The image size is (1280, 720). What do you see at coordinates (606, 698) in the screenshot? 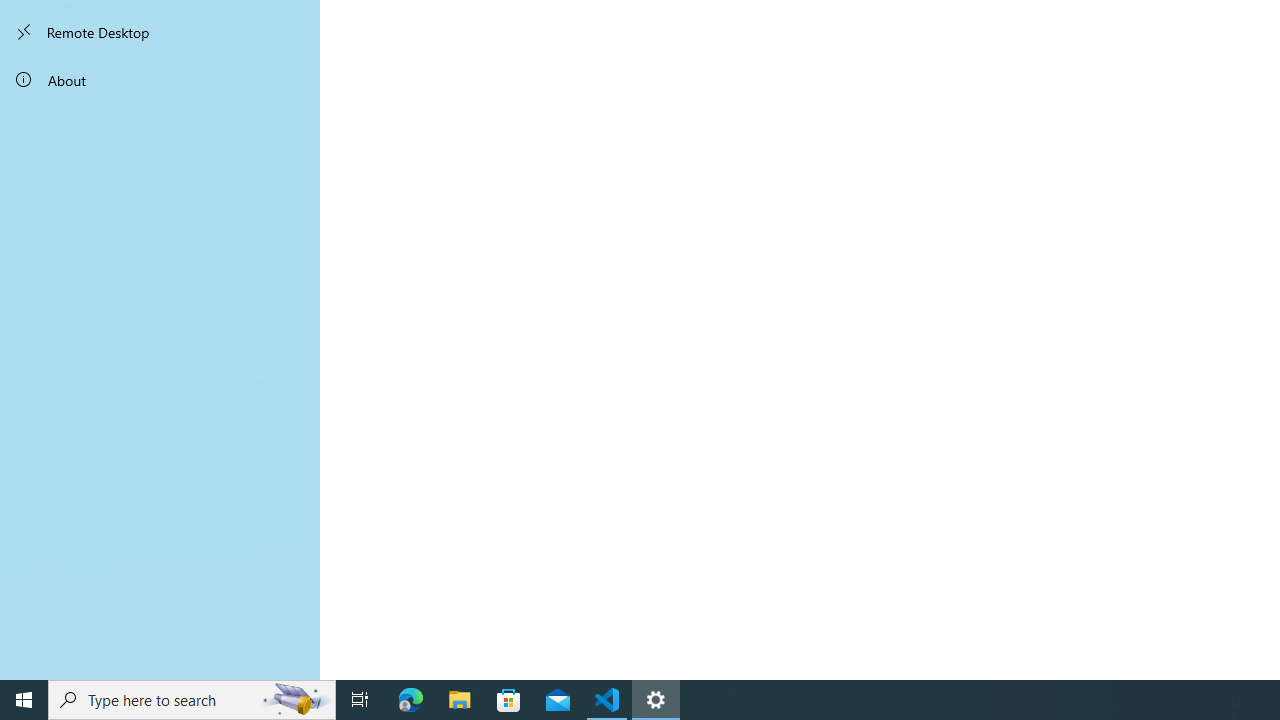
I see `'Visual Studio Code - 1 running window'` at bounding box center [606, 698].